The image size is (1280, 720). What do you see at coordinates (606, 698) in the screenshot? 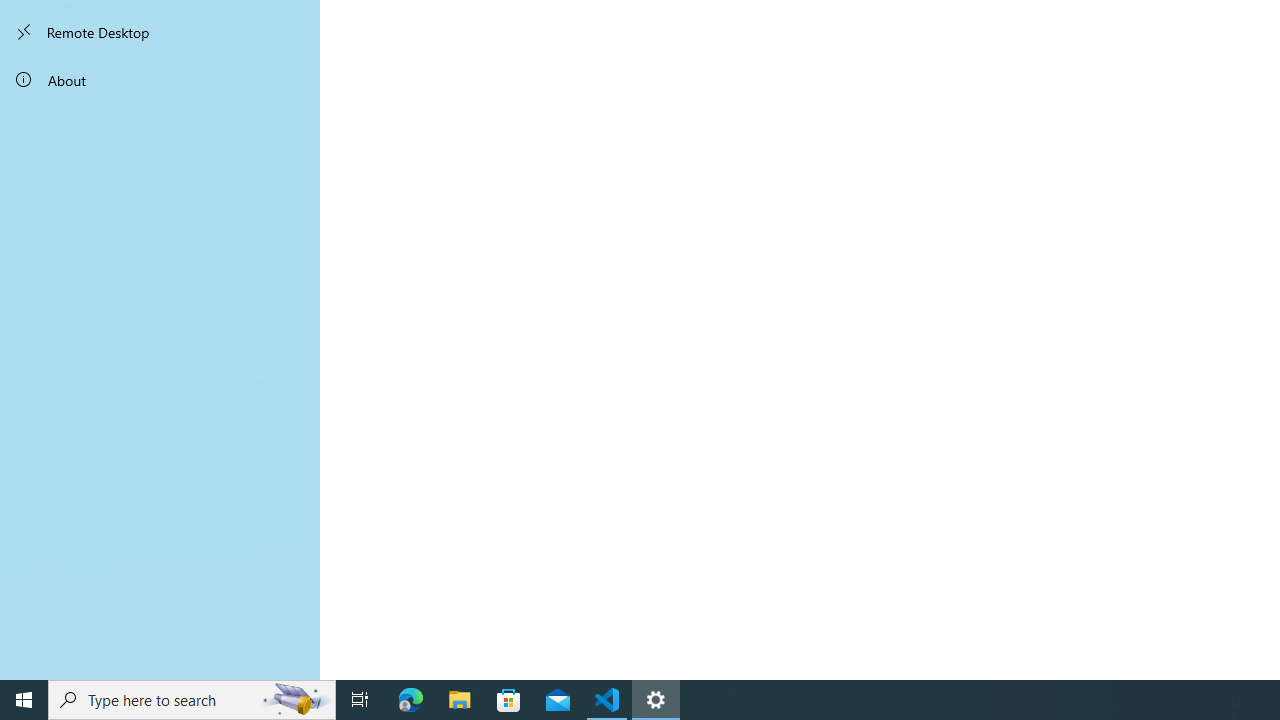
I see `'Visual Studio Code - 1 running window'` at bounding box center [606, 698].